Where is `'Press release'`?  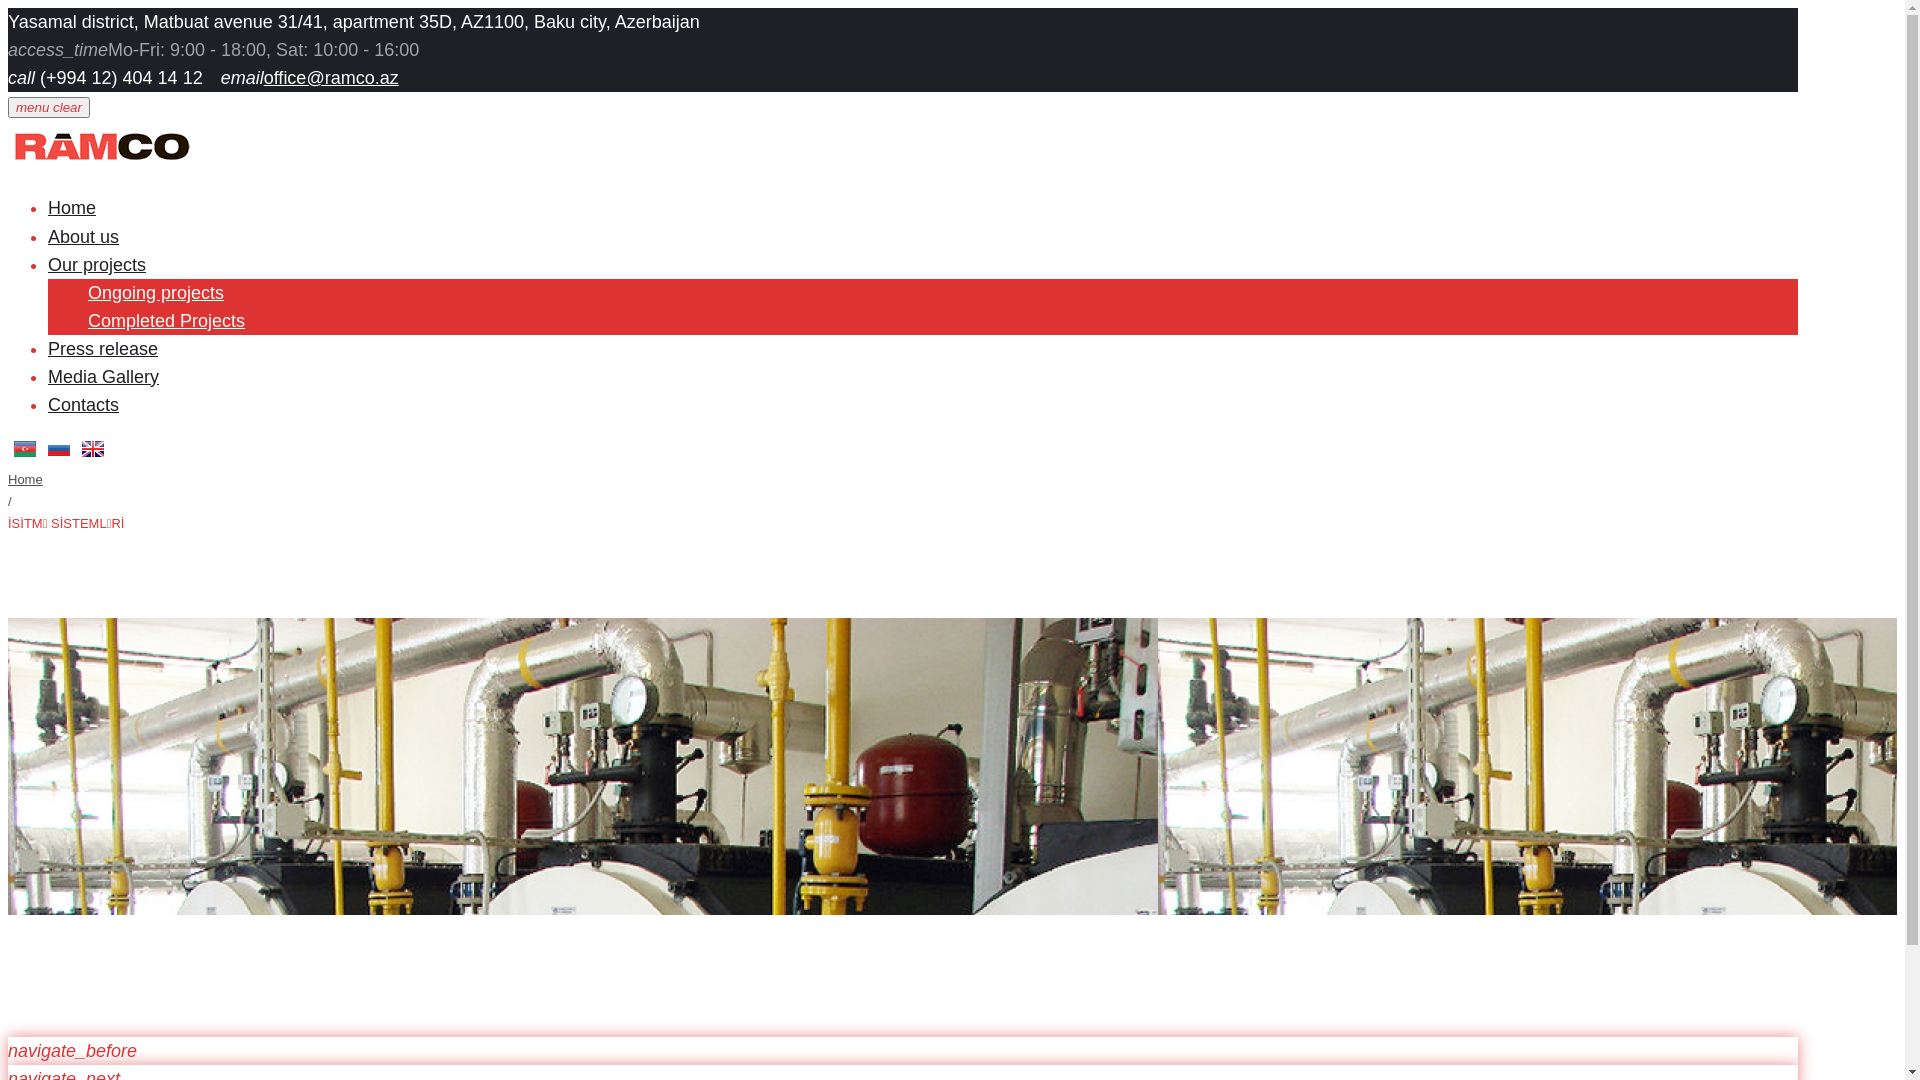
'Press release' is located at coordinates (101, 347).